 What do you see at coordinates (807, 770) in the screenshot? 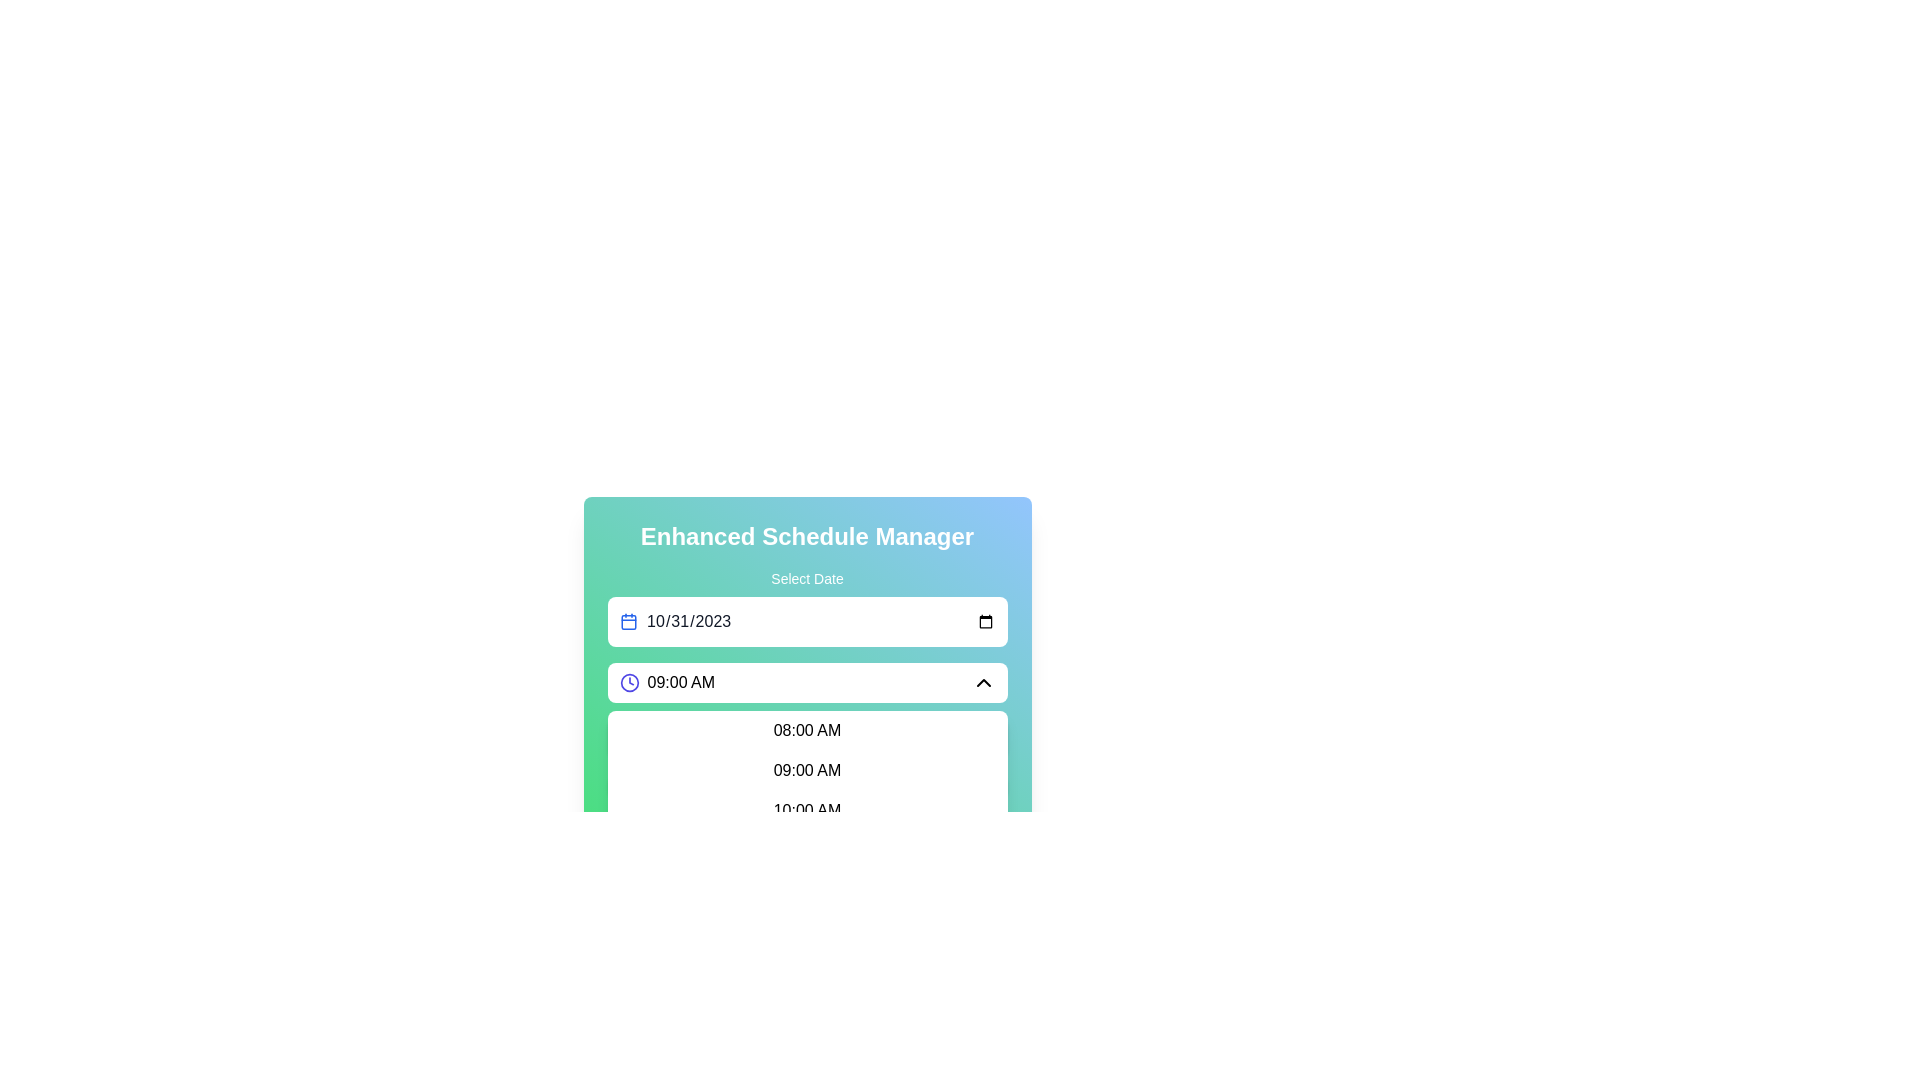
I see `the '09:00 AM' time selection item in the dropdown menu of the 'Schedule Manager' interface` at bounding box center [807, 770].